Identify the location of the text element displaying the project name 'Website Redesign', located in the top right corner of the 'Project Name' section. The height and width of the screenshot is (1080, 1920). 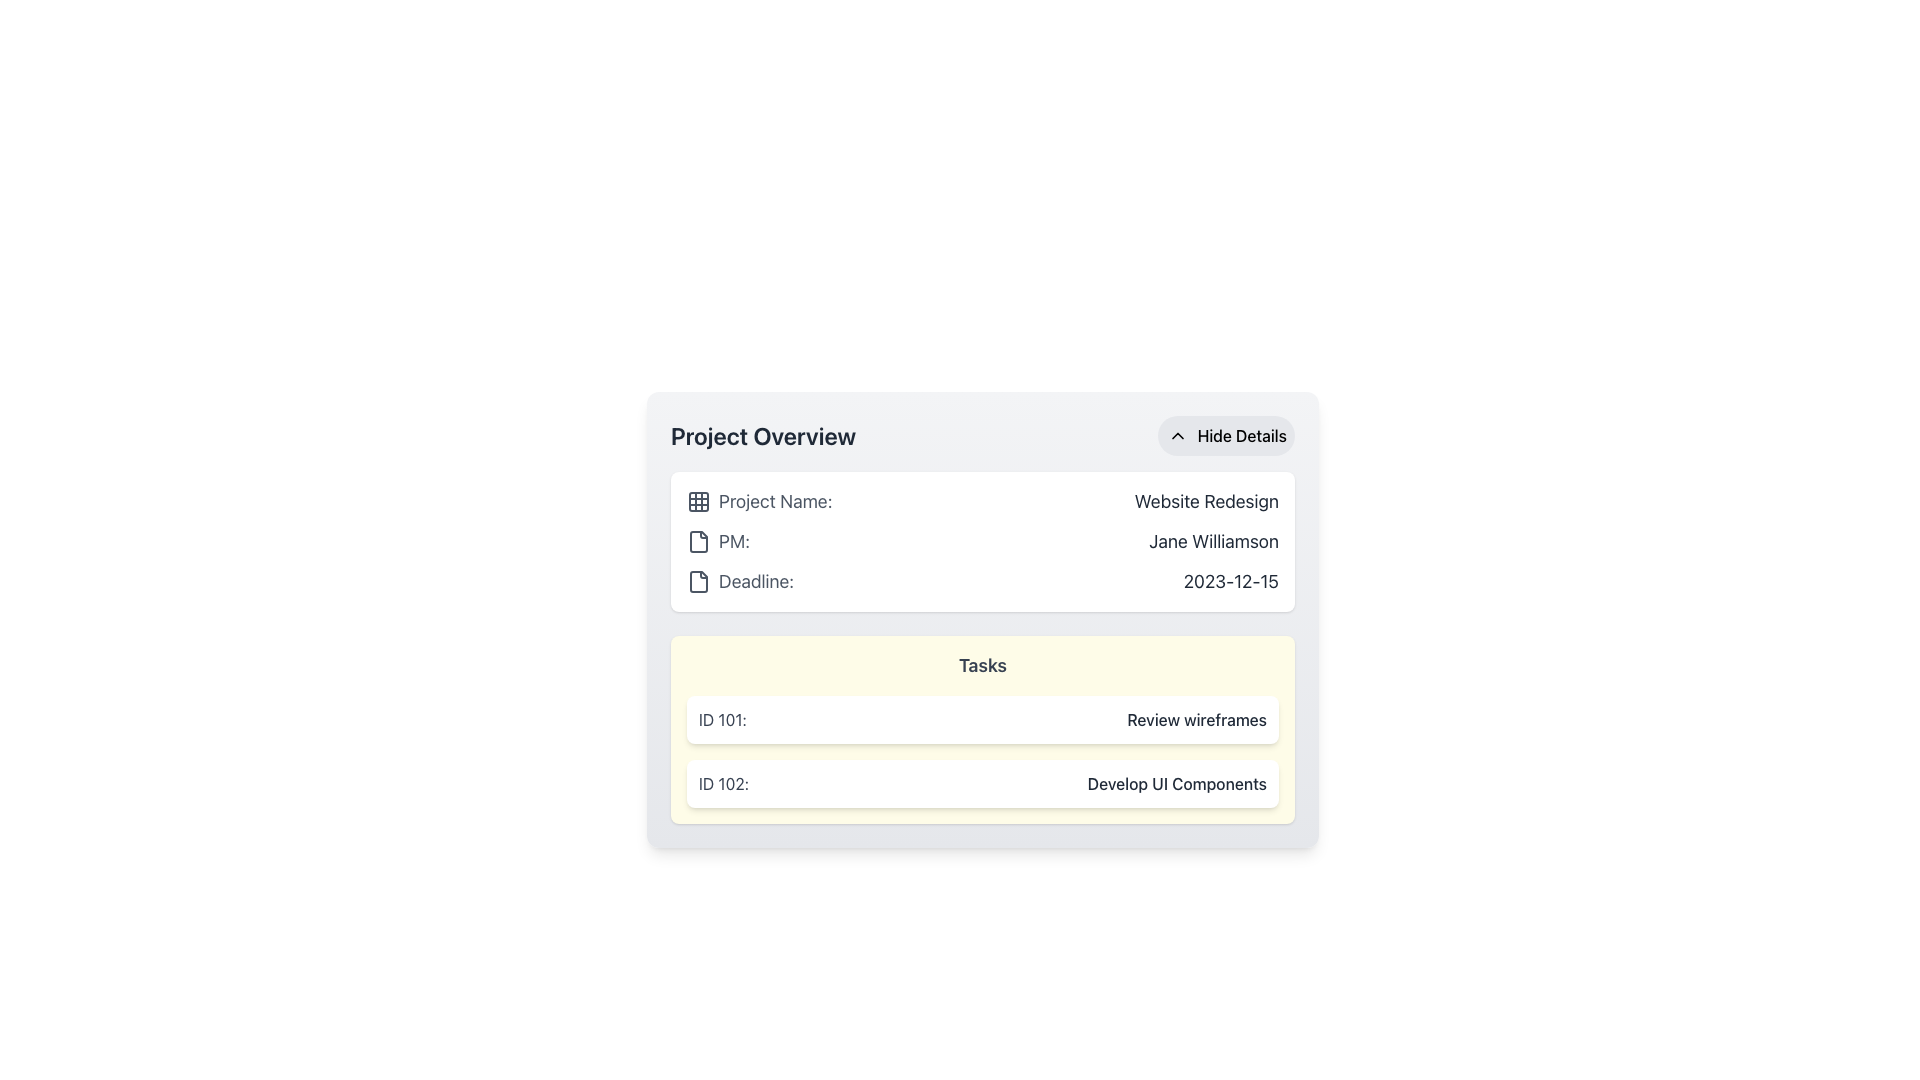
(1205, 500).